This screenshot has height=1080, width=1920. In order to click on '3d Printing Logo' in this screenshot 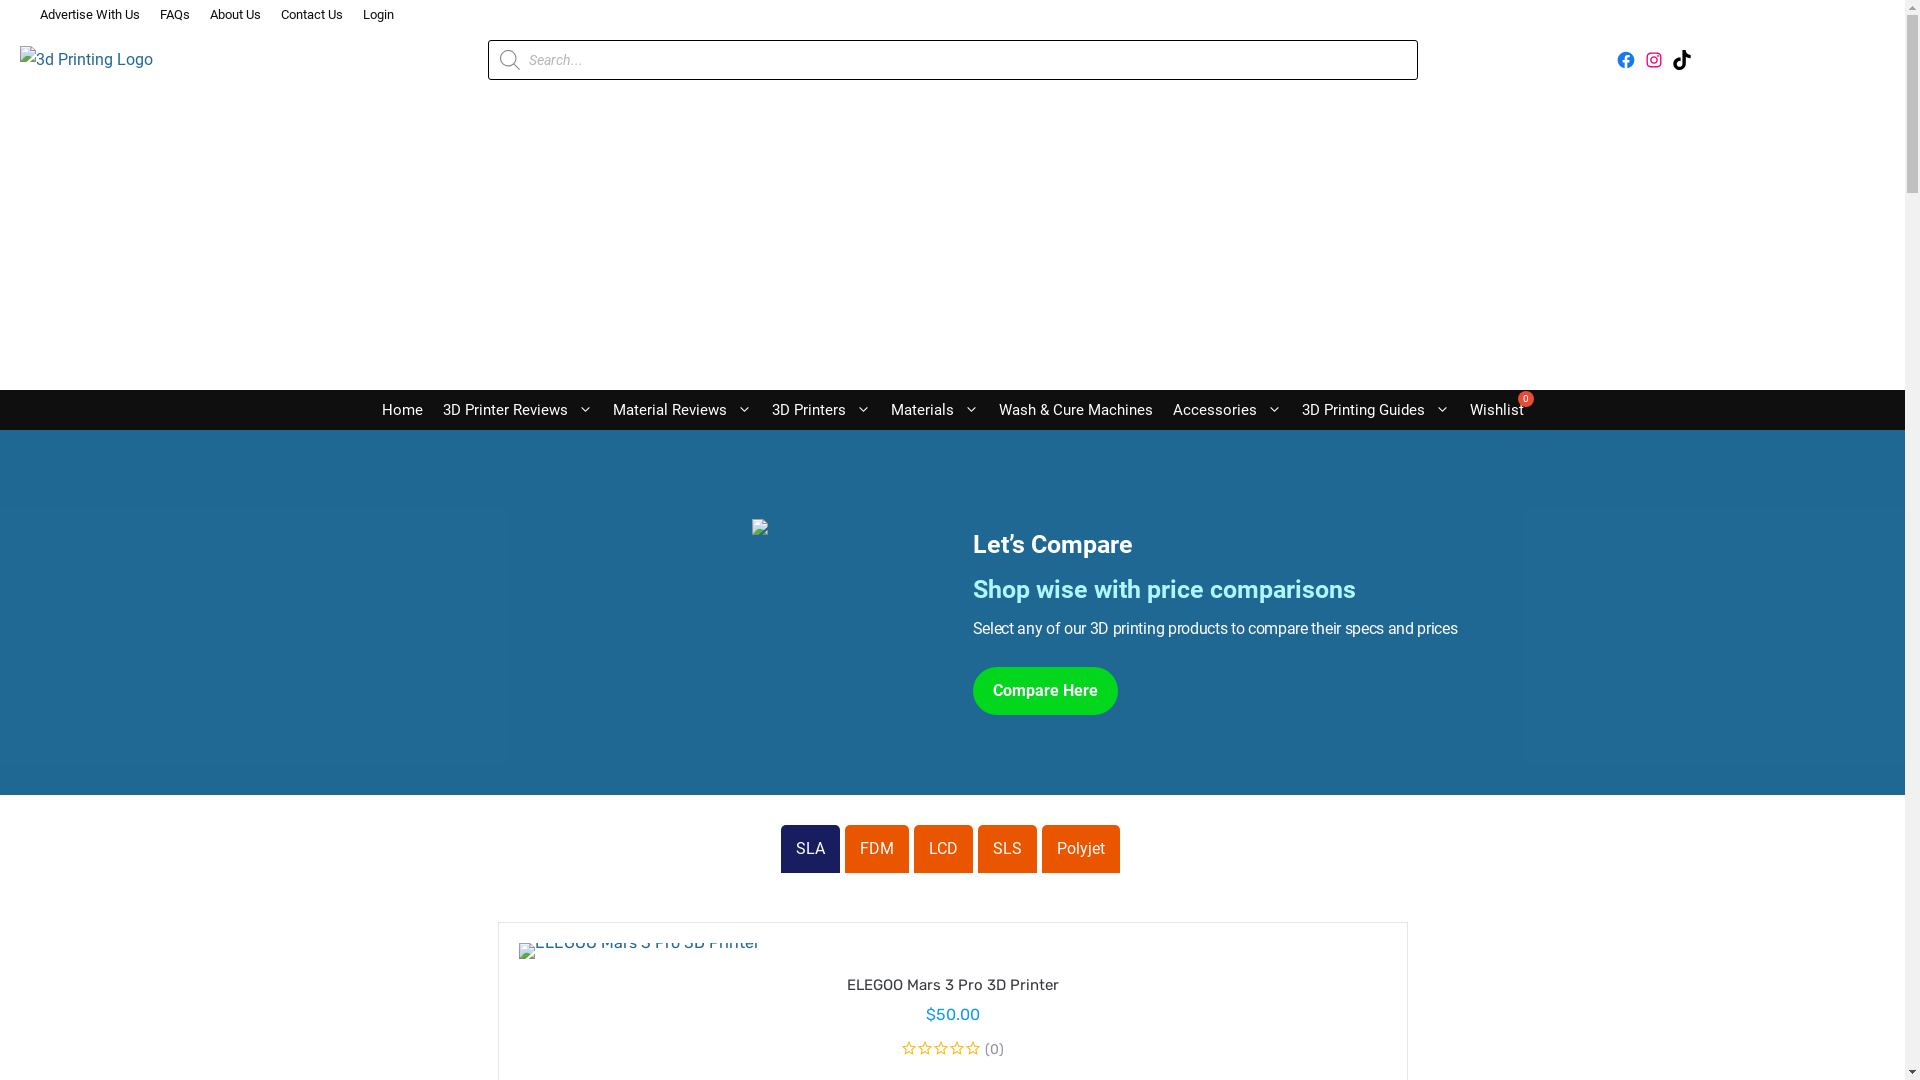, I will do `click(85, 59)`.